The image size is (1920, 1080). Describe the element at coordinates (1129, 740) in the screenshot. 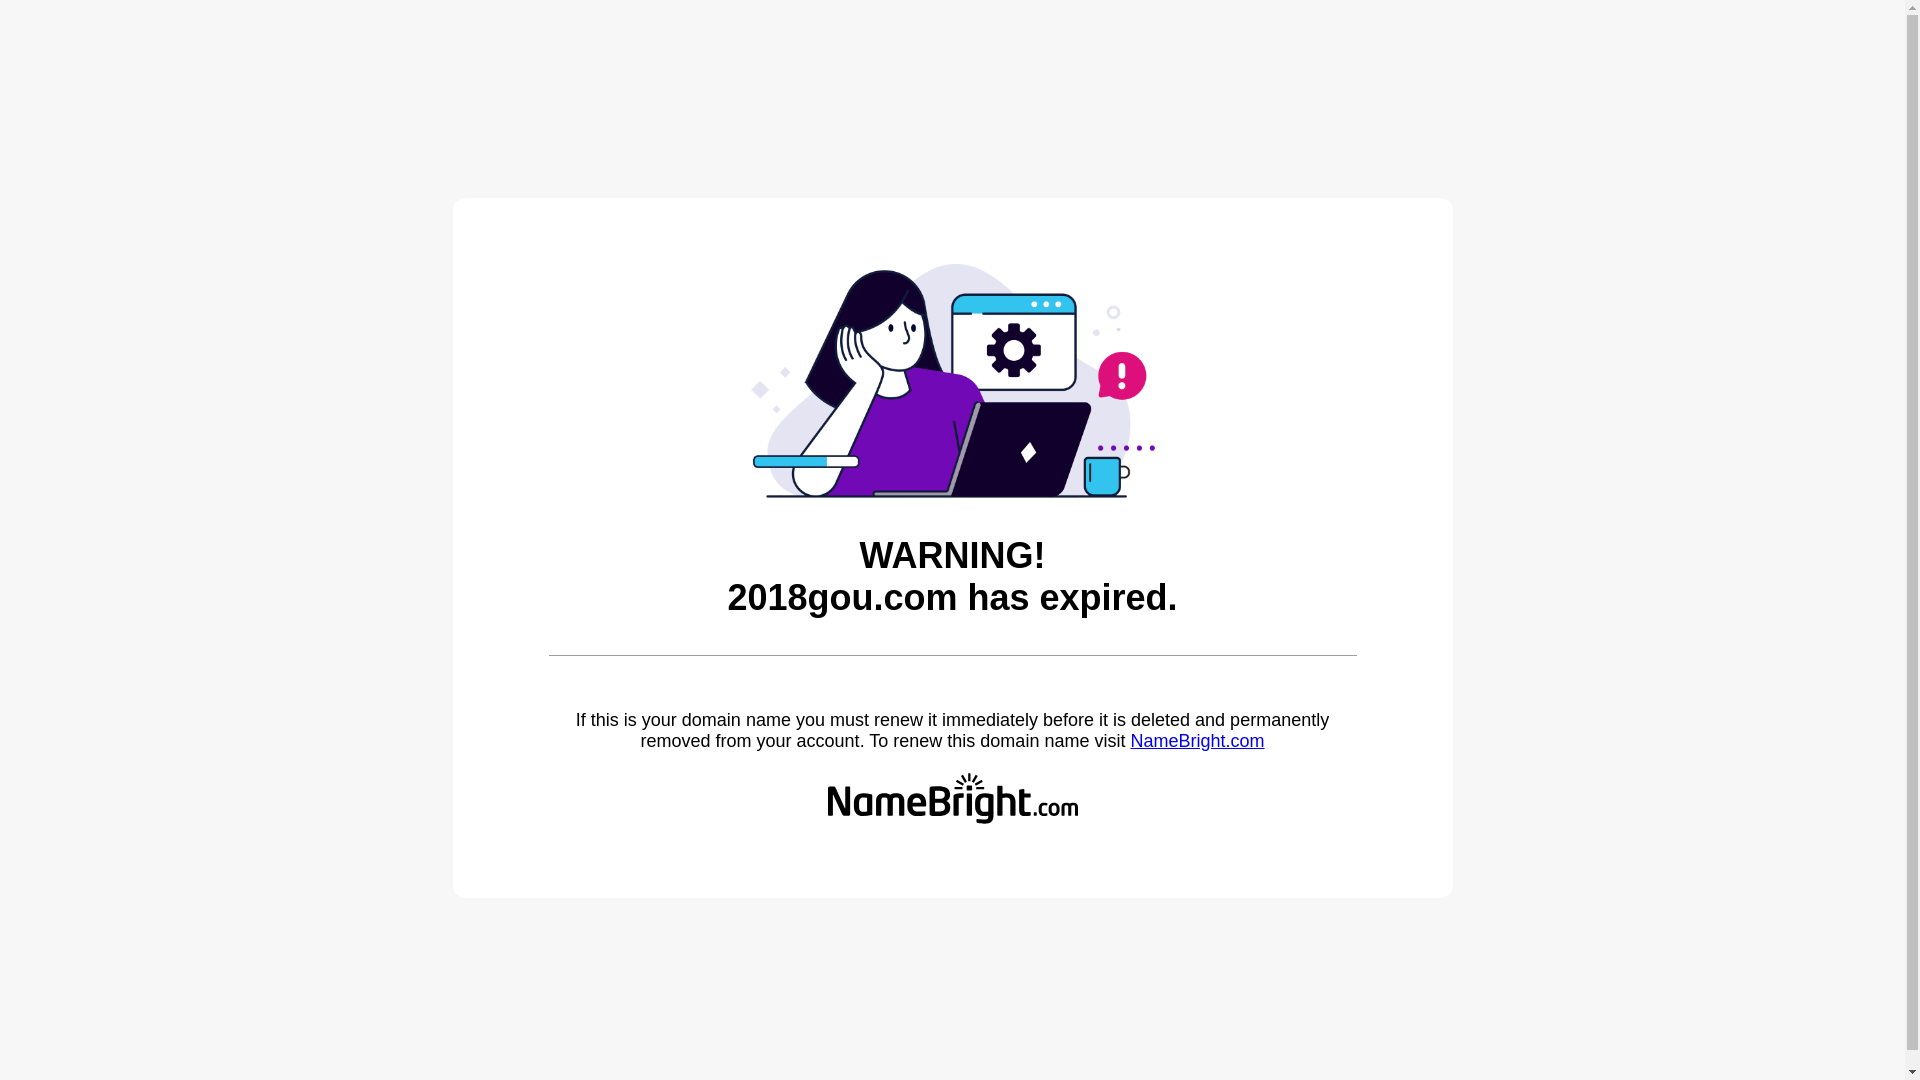

I see `'NameBright.com'` at that location.